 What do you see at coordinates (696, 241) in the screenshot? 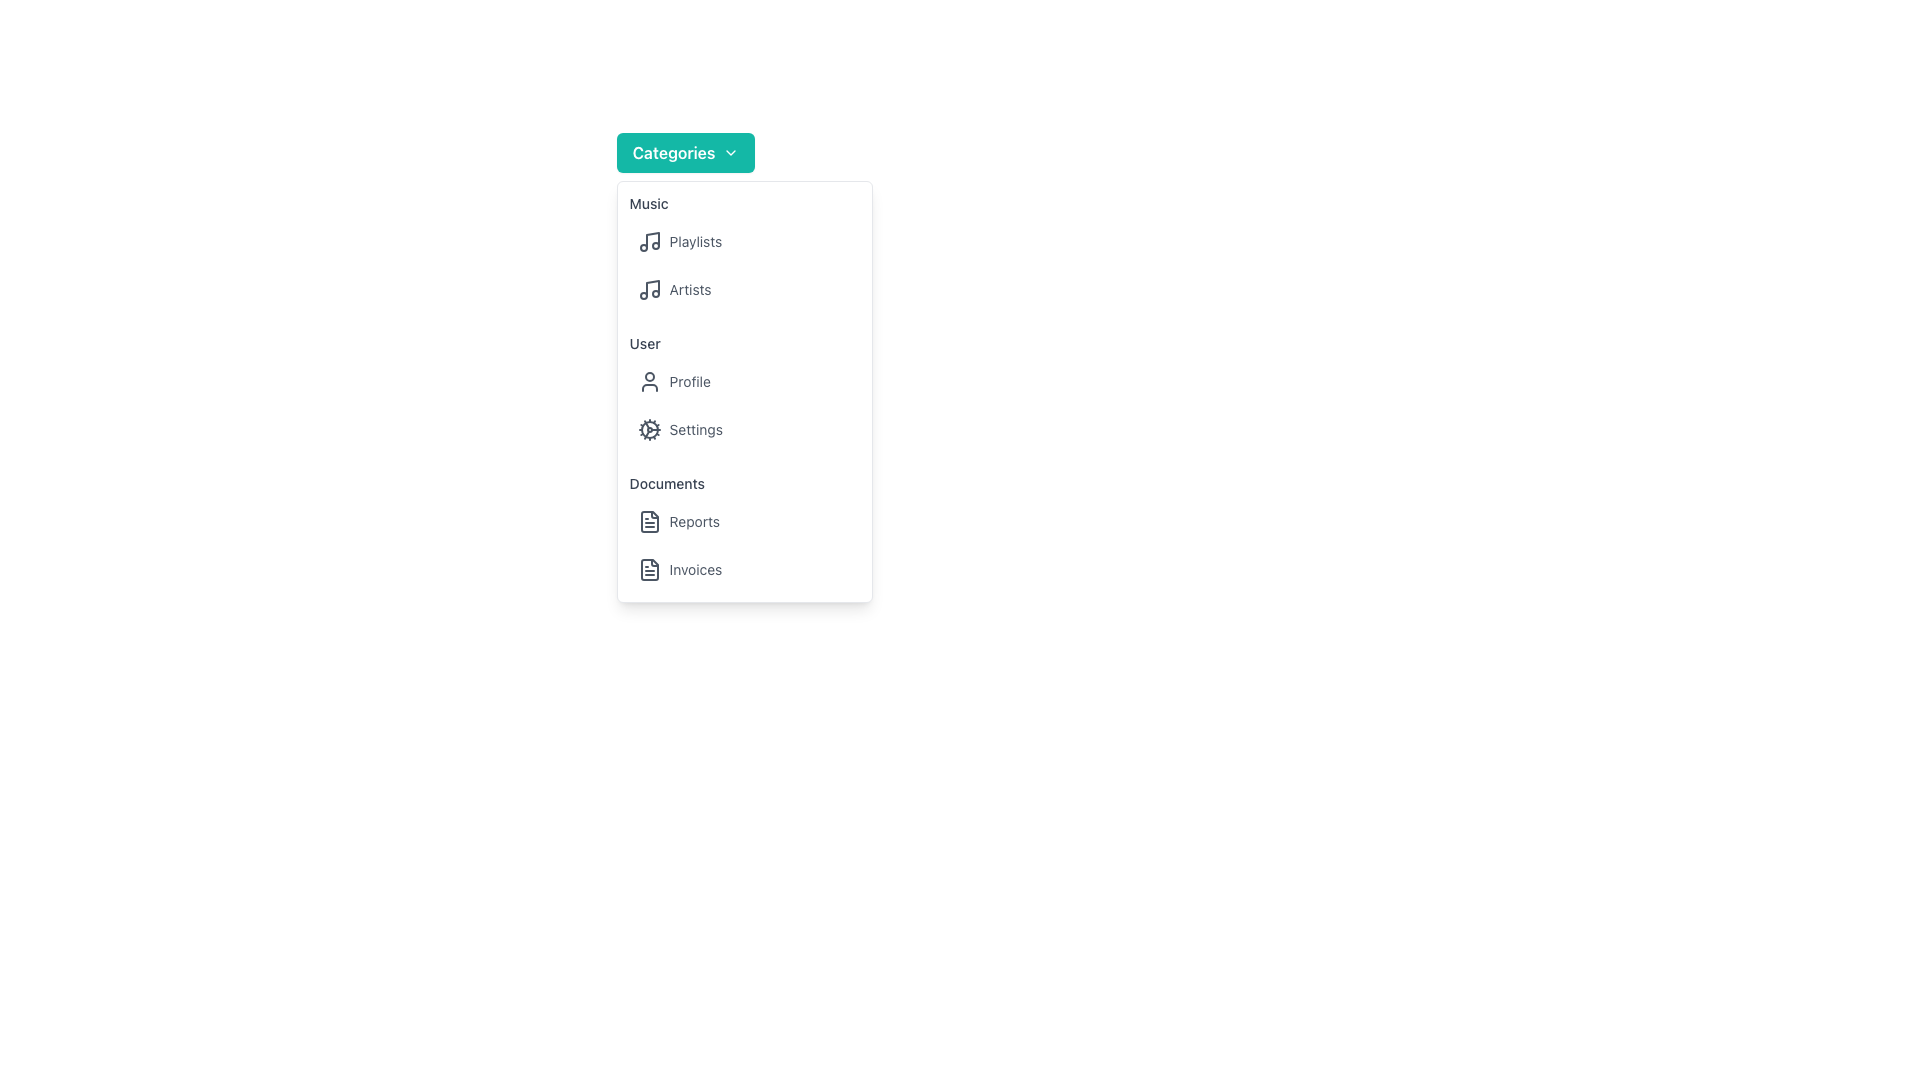
I see `the first navigation label under the 'Music' category in the dropdown menu` at bounding box center [696, 241].